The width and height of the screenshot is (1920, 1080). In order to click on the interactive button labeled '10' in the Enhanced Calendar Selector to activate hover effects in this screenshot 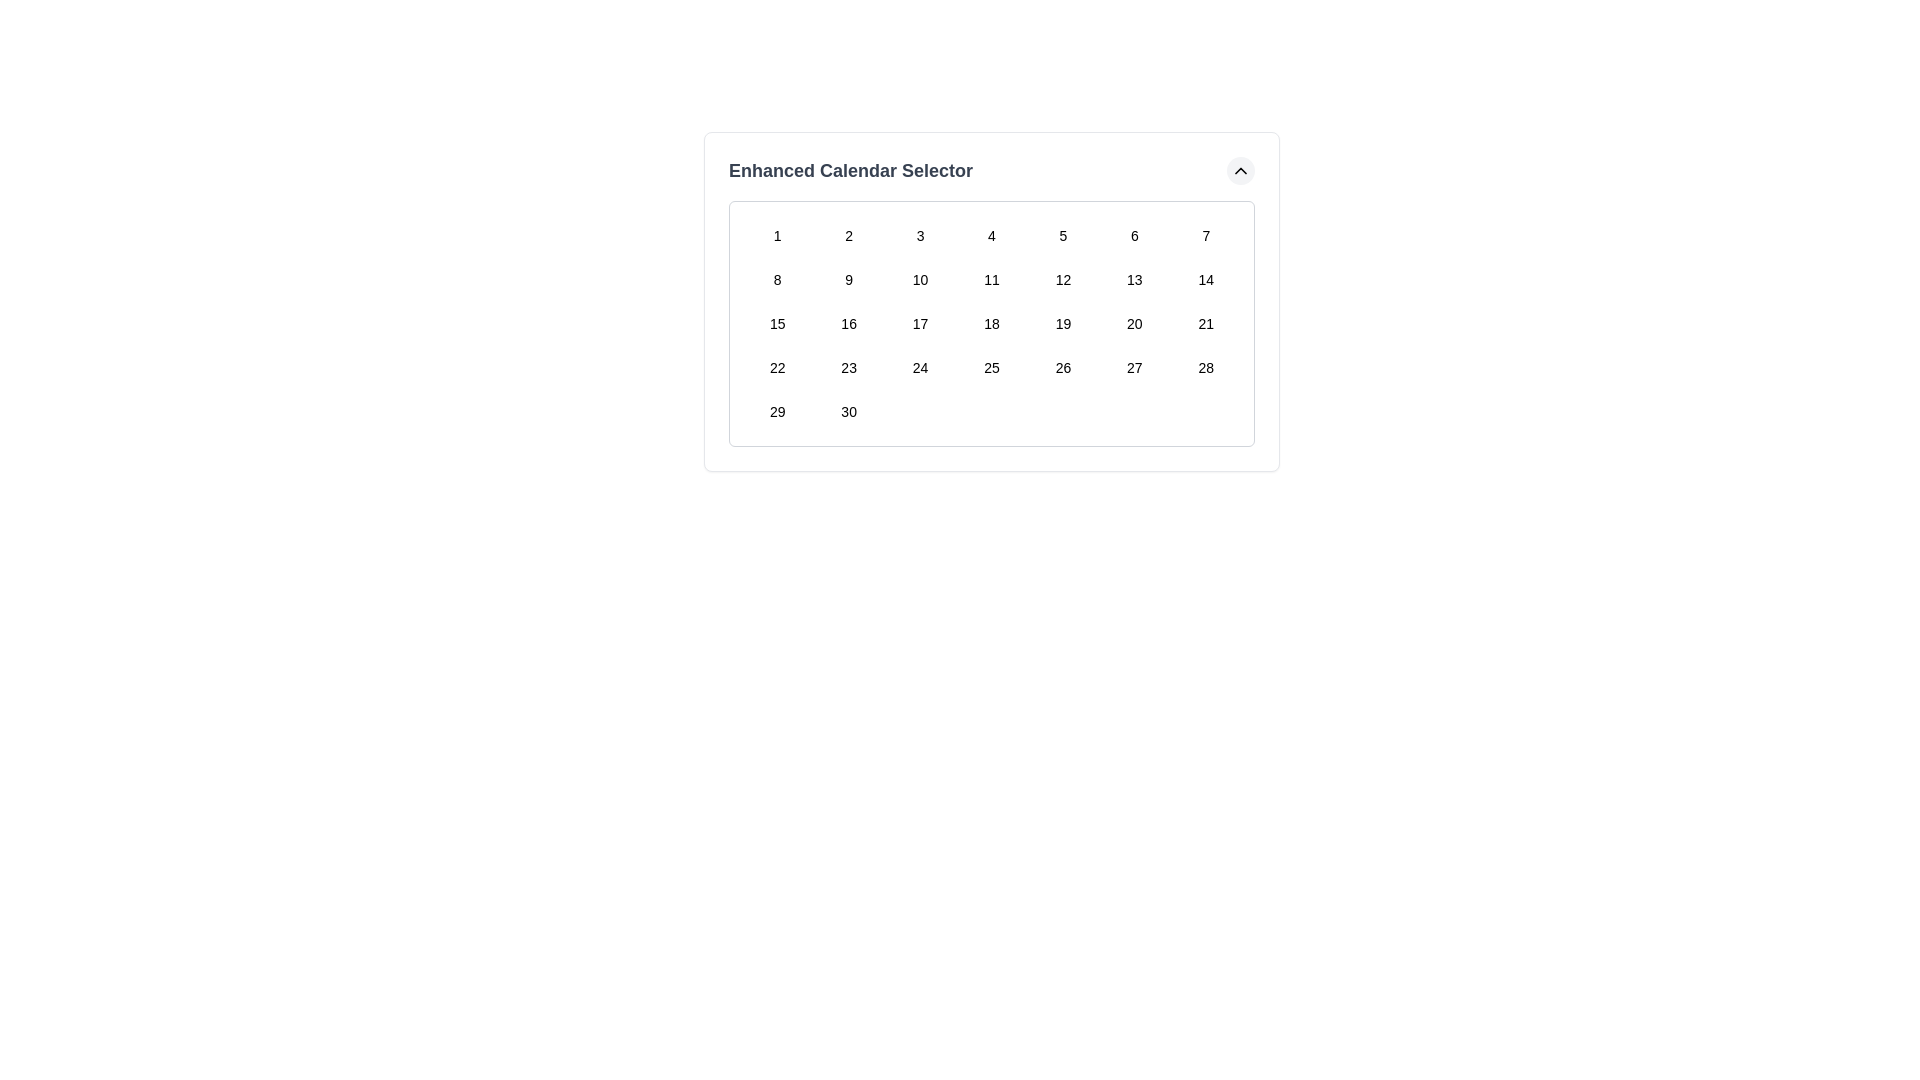, I will do `click(919, 280)`.